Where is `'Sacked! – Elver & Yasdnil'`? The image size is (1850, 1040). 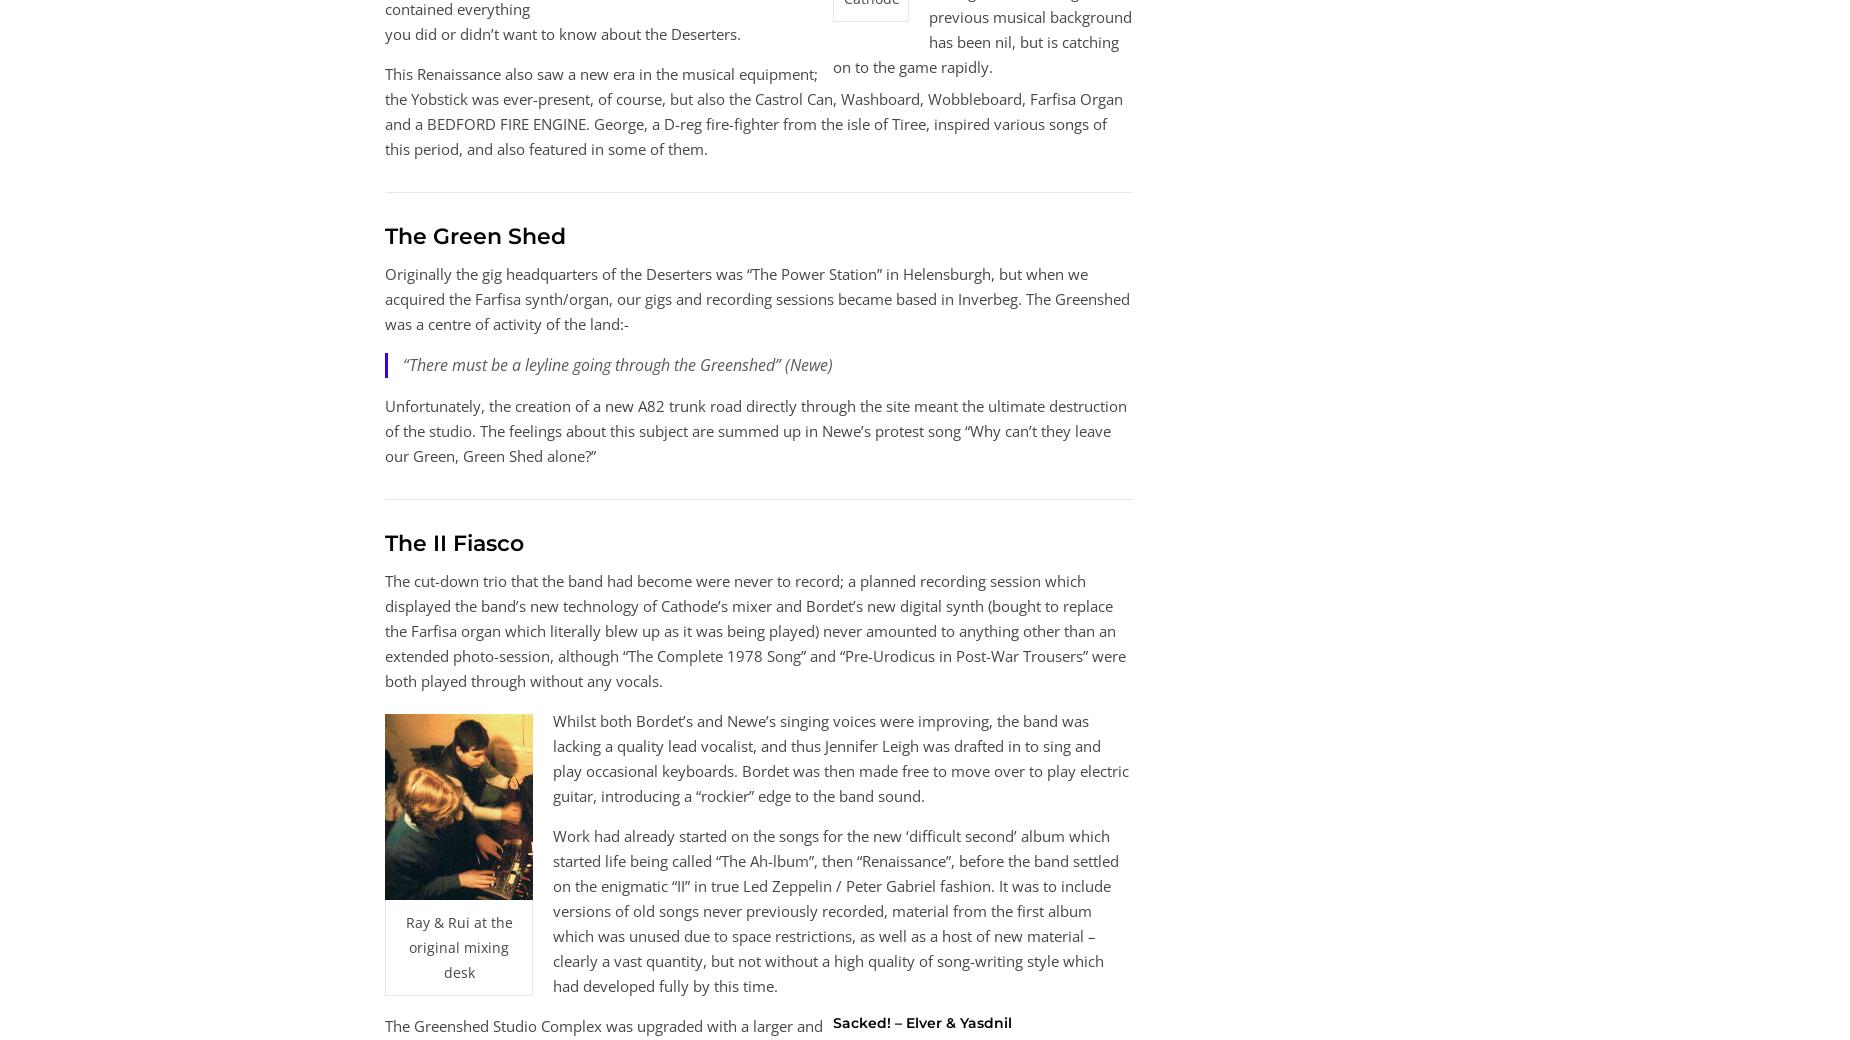
'Sacked! – Elver & Yasdnil' is located at coordinates (922, 1023).